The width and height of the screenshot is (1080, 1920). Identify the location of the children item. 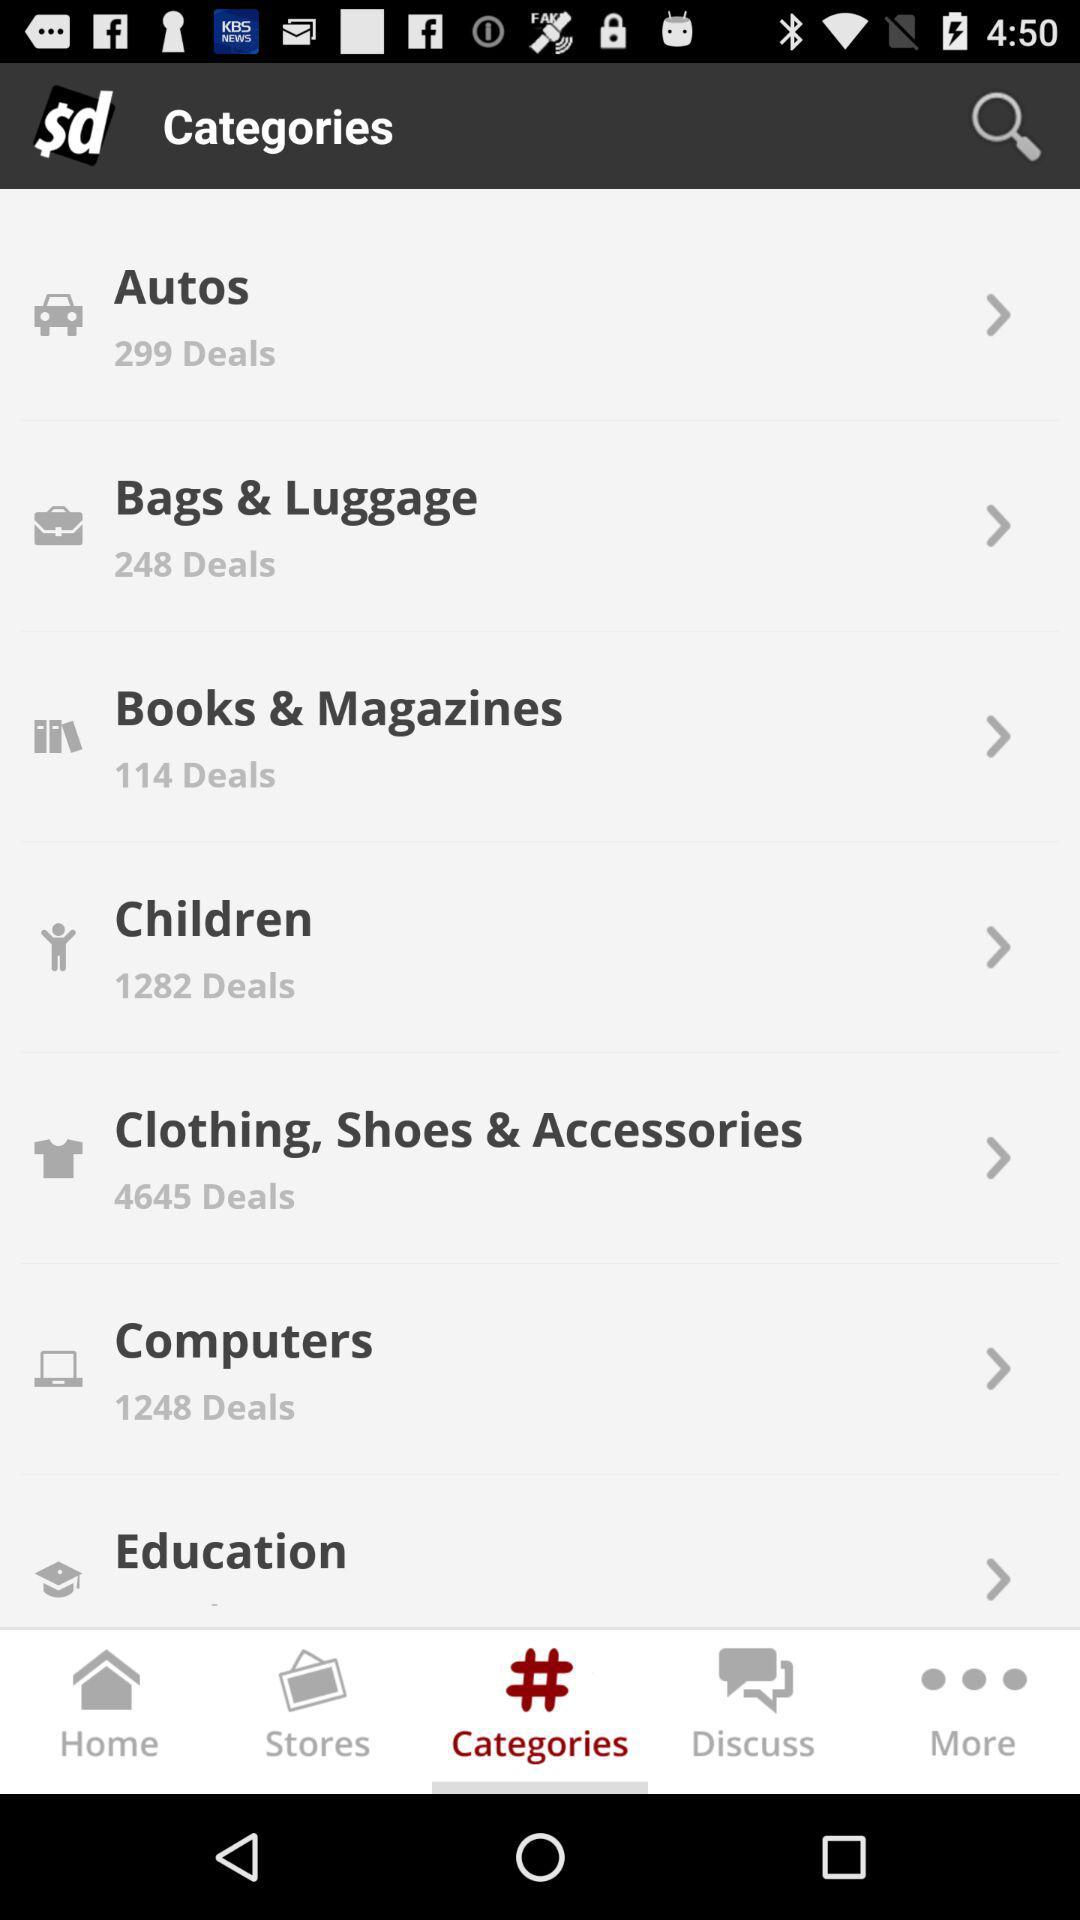
(213, 916).